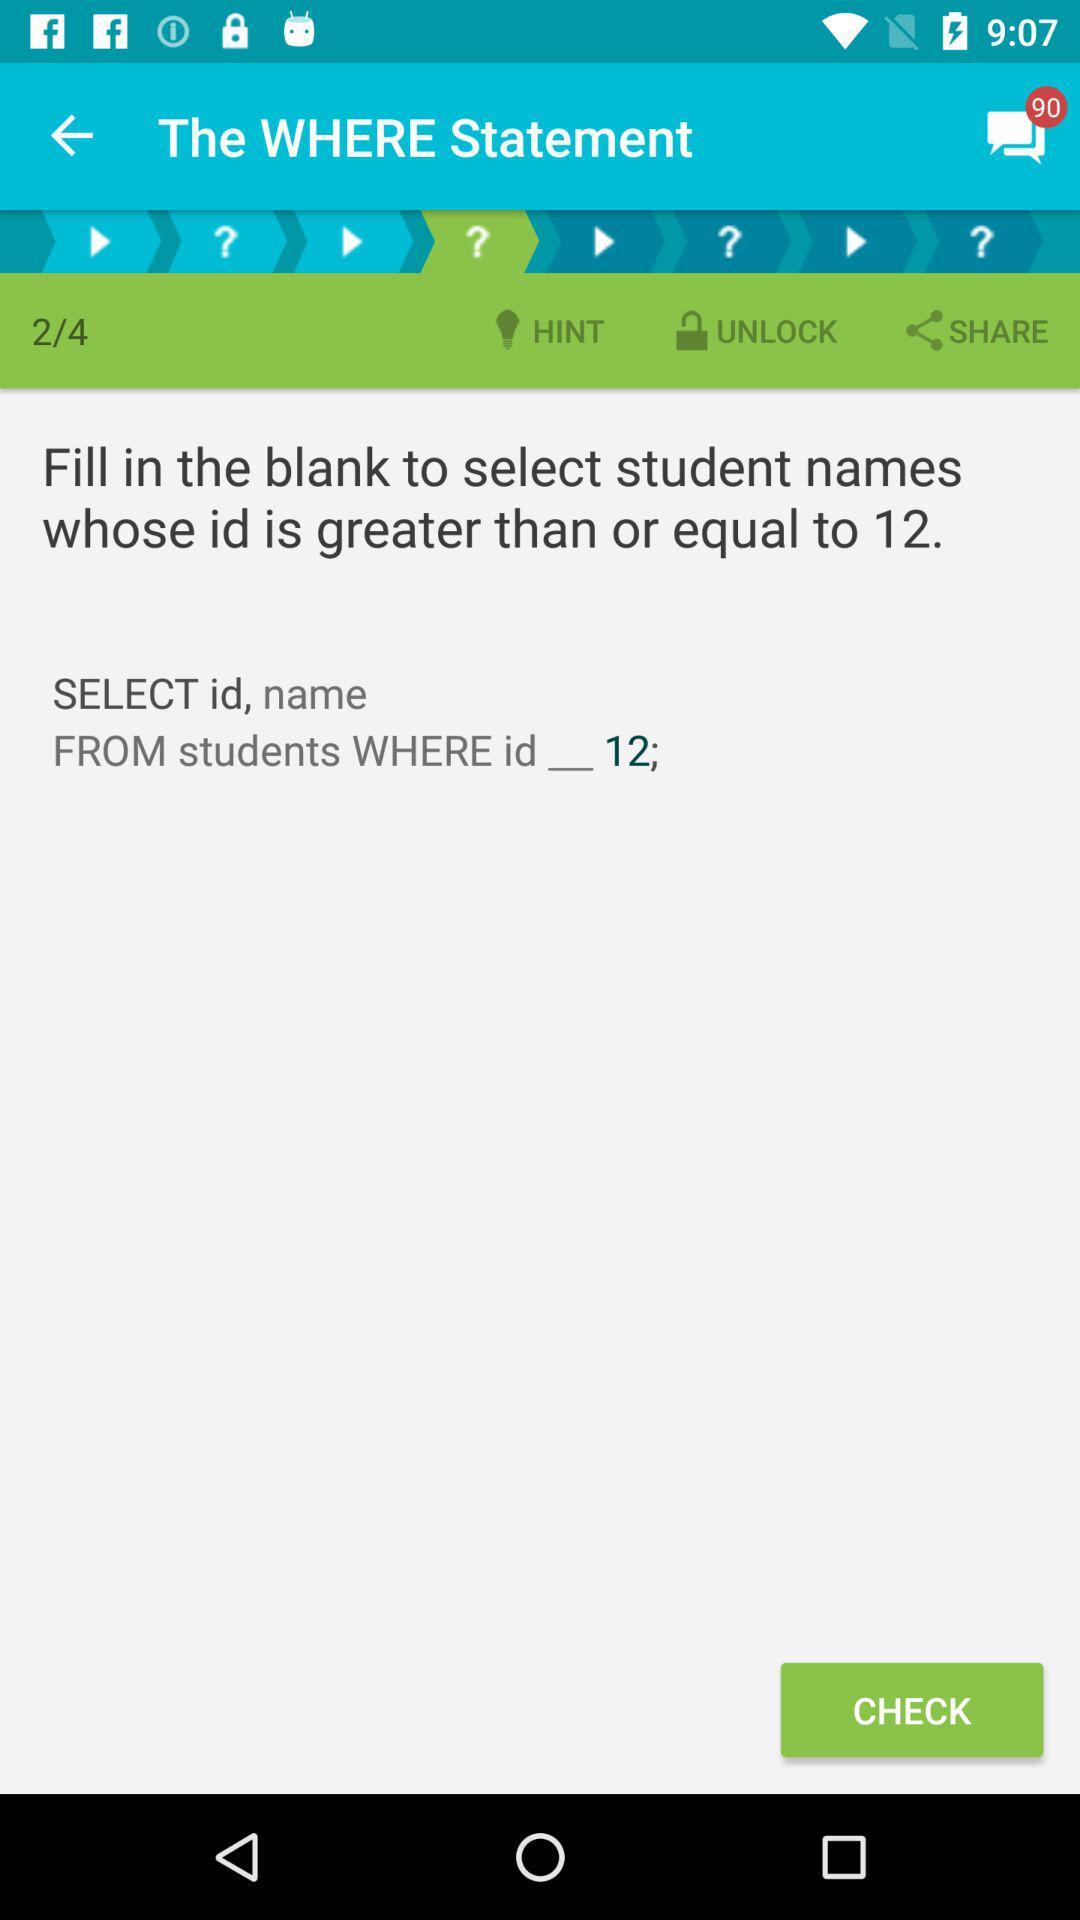 The height and width of the screenshot is (1920, 1080). Describe the element at coordinates (979, 240) in the screenshot. I see `help` at that location.